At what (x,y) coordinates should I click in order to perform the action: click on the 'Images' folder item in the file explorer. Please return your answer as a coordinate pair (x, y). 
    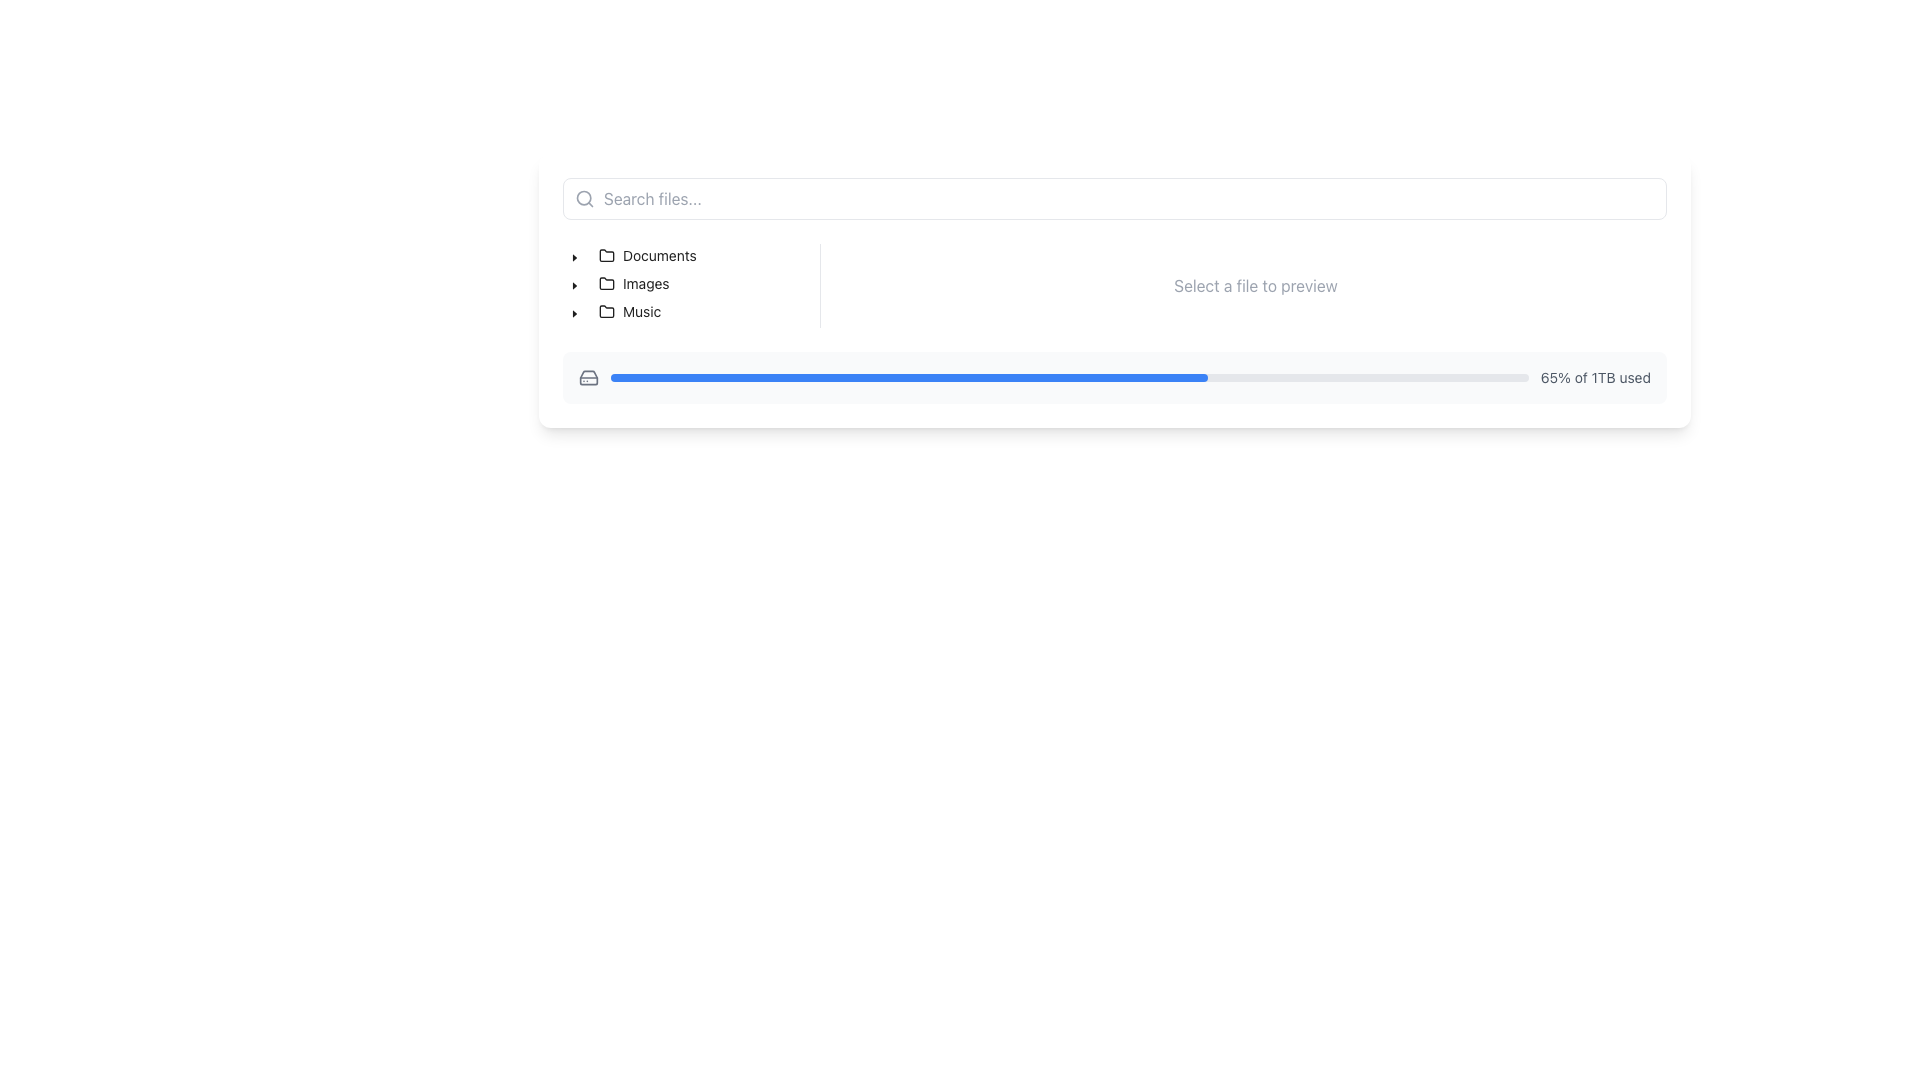
    Looking at the image, I should click on (632, 284).